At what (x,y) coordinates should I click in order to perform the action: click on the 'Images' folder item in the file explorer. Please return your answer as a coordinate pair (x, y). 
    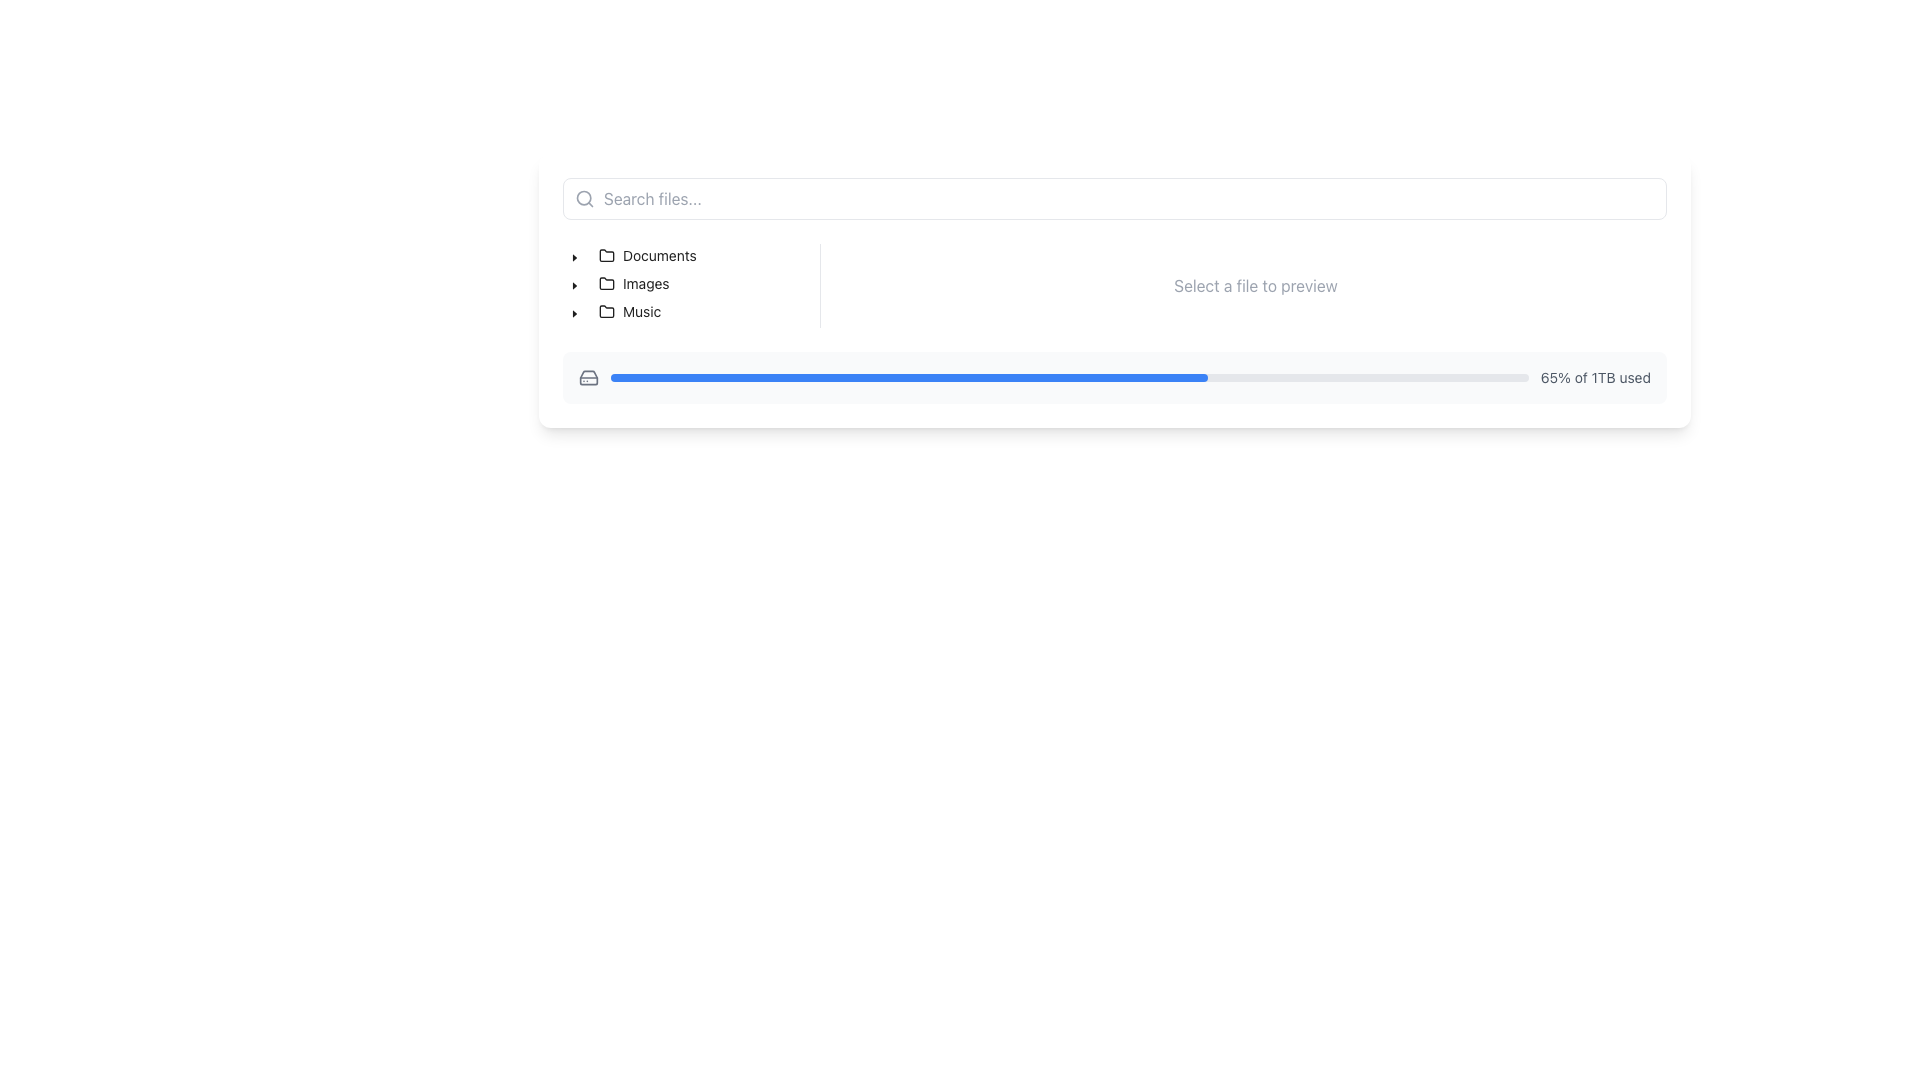
    Looking at the image, I should click on (632, 284).